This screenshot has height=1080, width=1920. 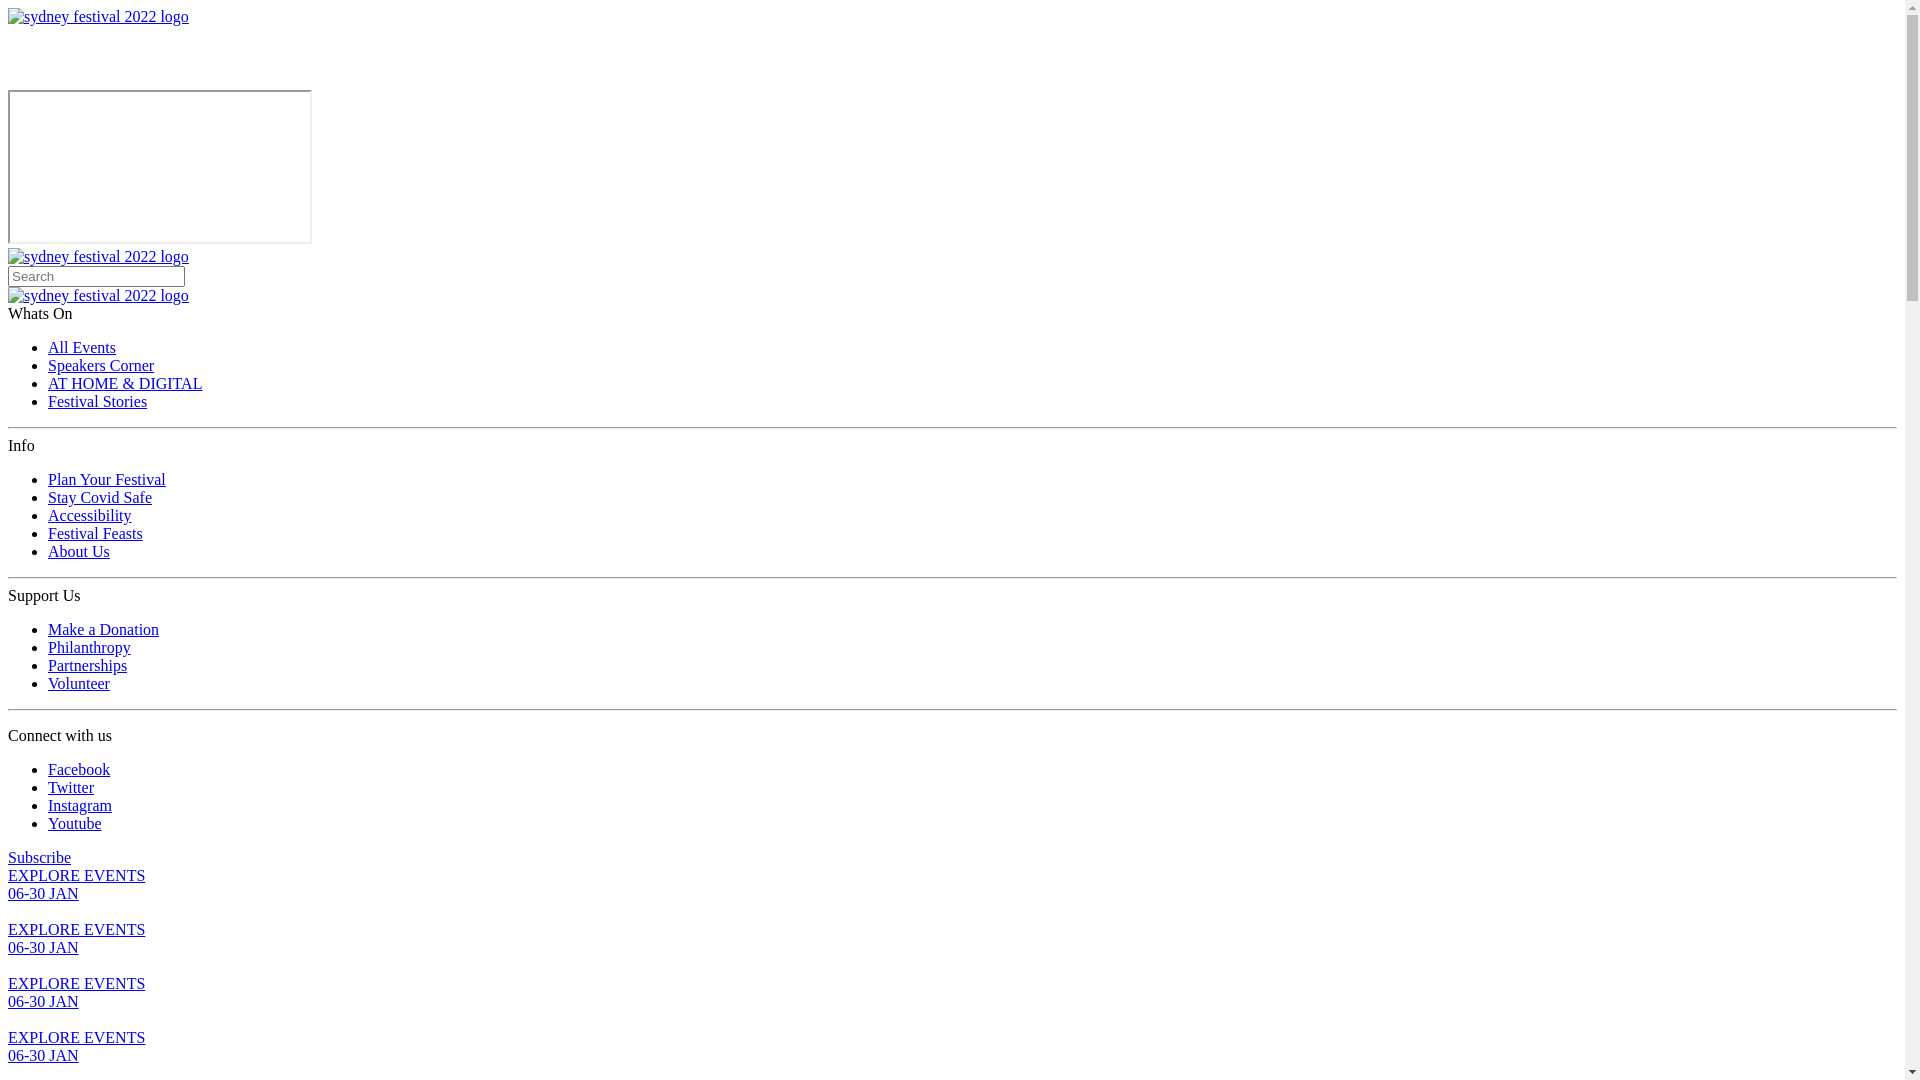 What do you see at coordinates (88, 647) in the screenshot?
I see `'Philanthropy'` at bounding box center [88, 647].